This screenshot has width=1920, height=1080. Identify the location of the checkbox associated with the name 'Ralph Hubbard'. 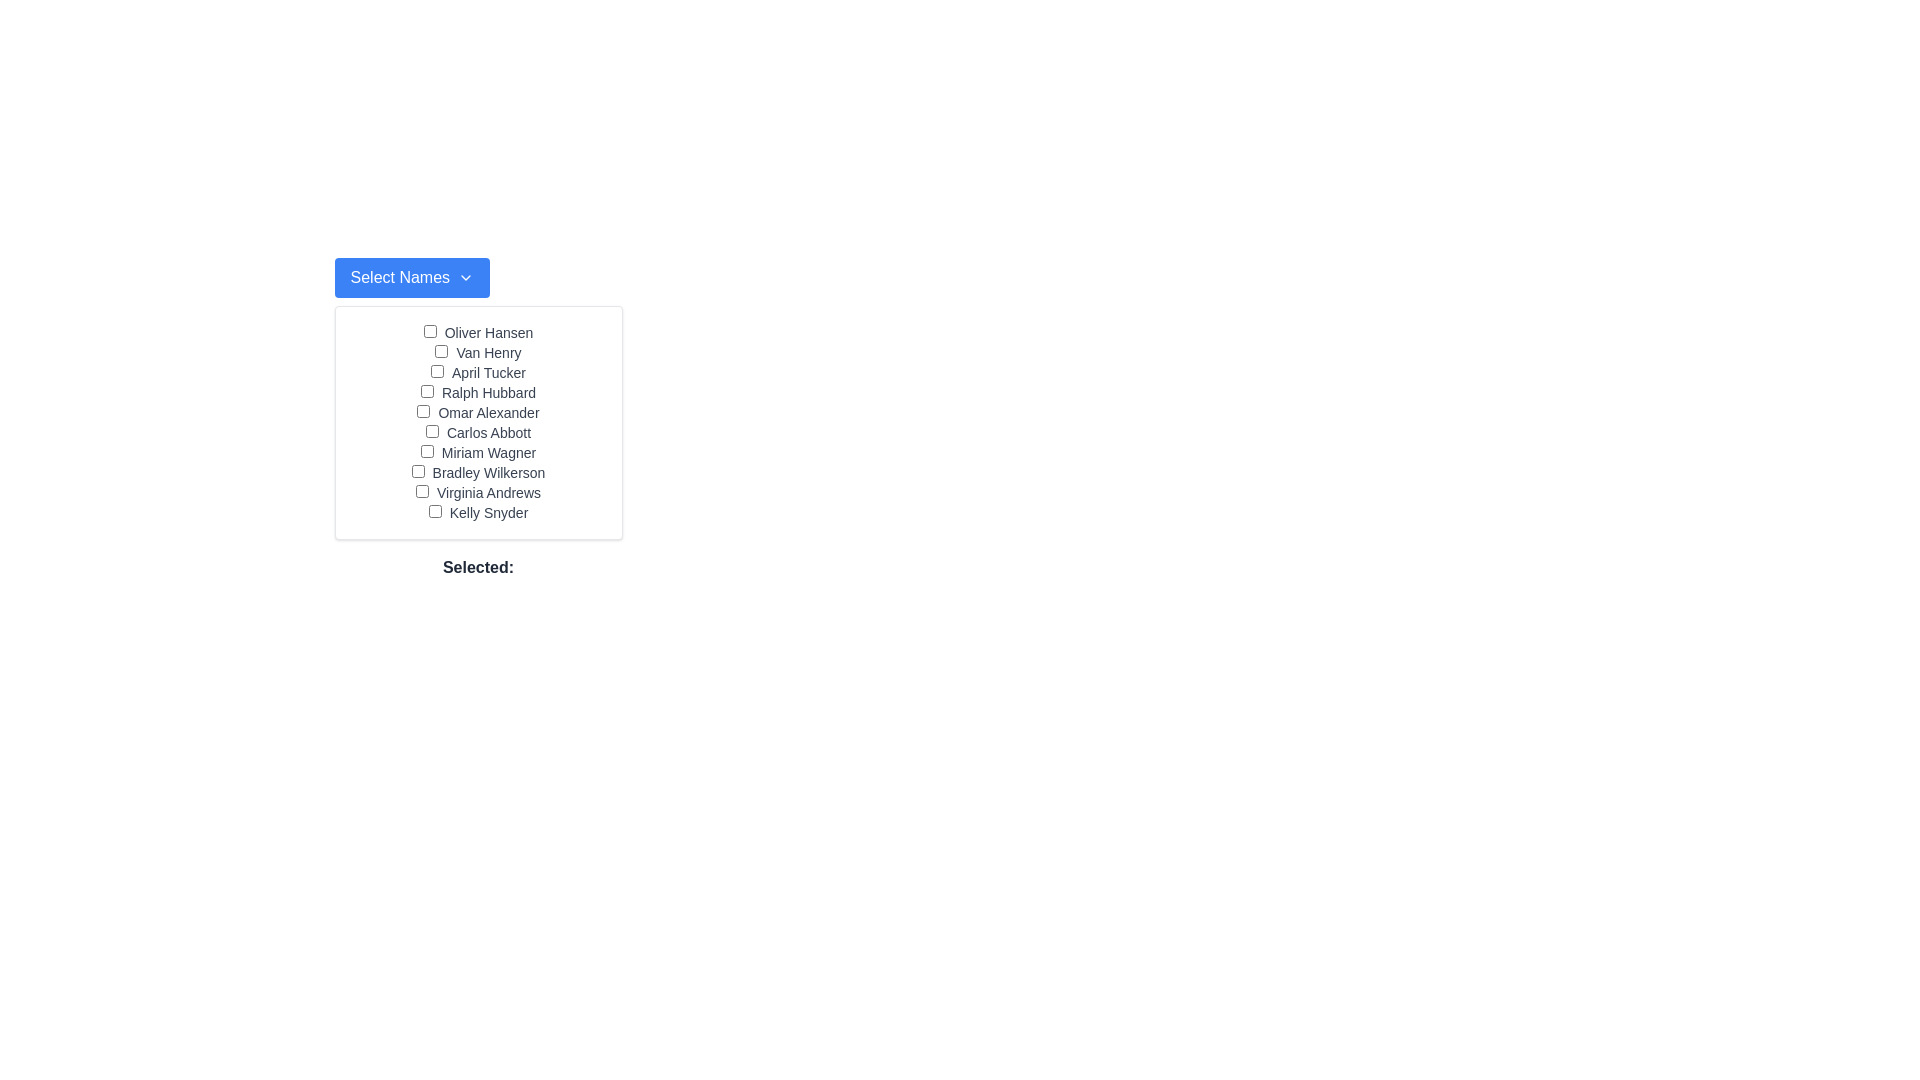
(477, 393).